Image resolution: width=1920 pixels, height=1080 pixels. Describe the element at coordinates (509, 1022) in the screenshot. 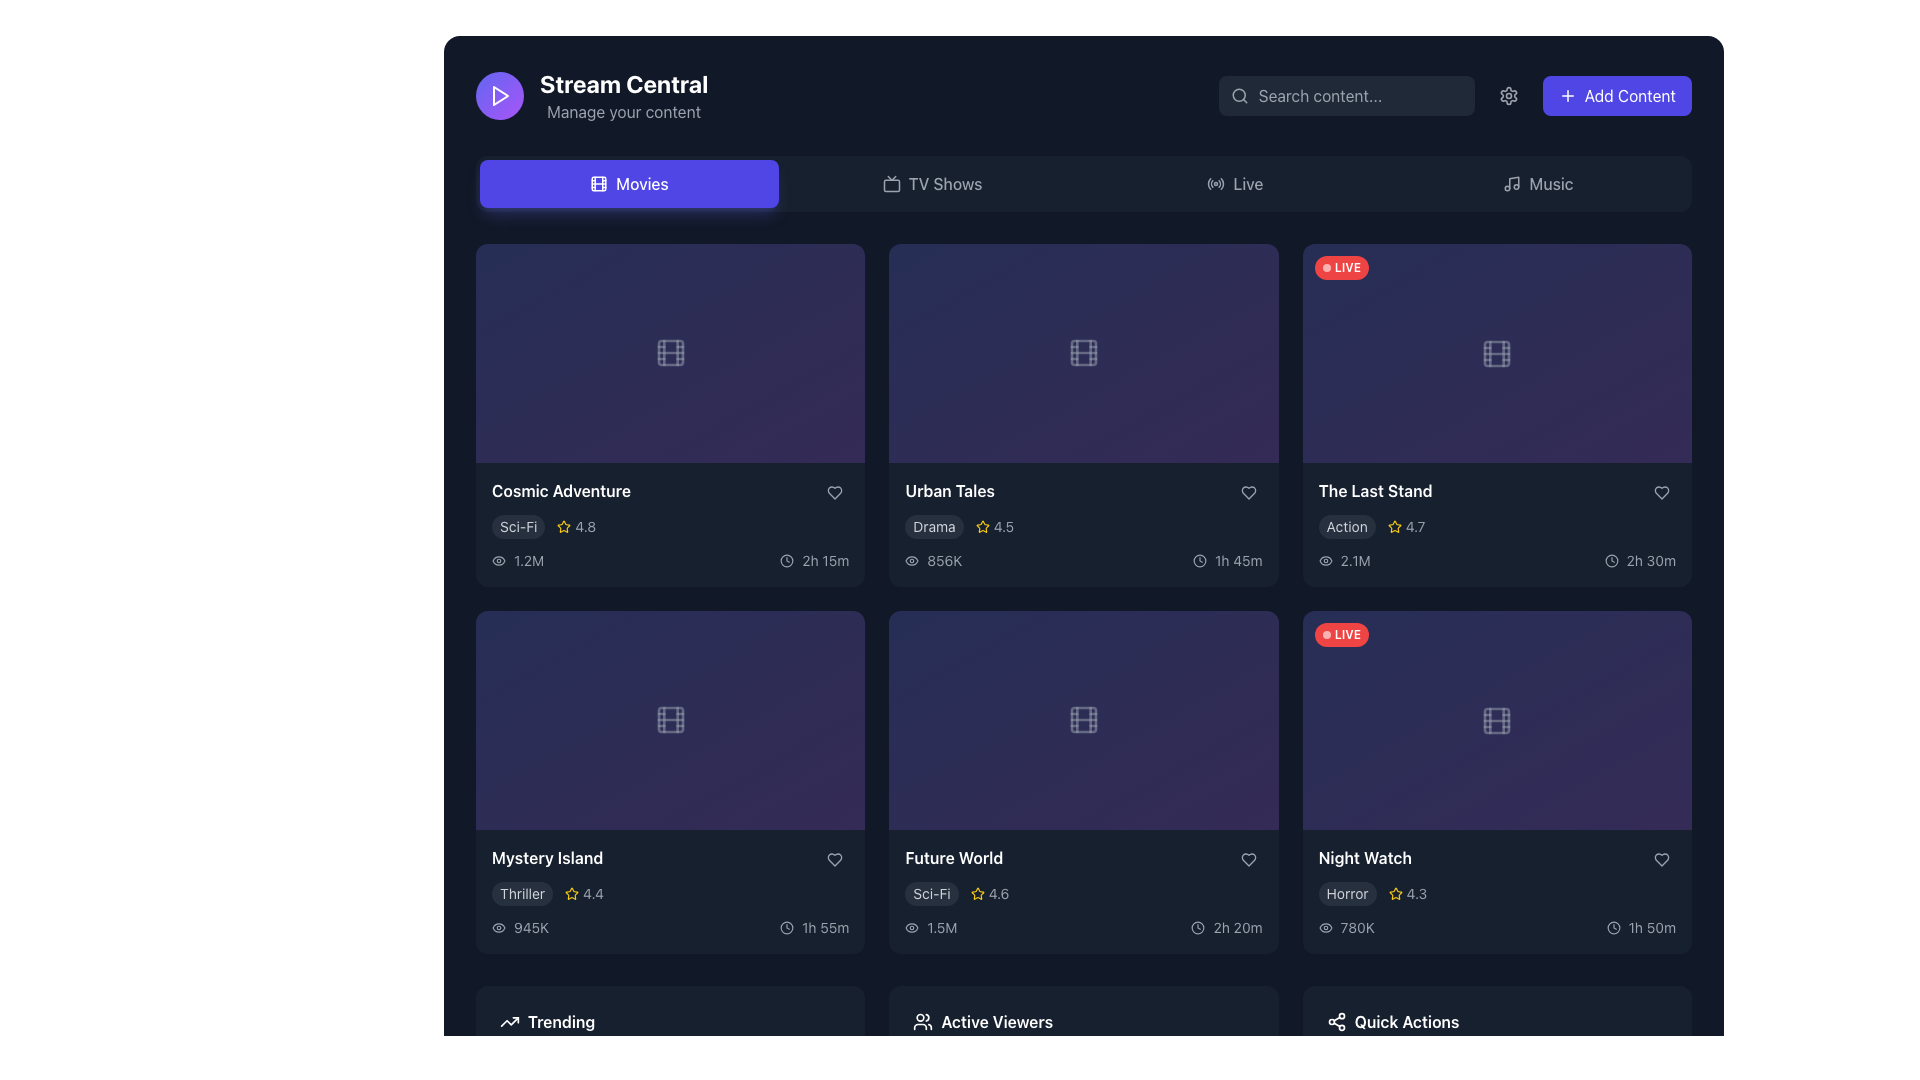

I see `the upward pointing arrow vector icon outlined in white, located to the left of the text label 'Trending' in the bottom-left corner of the interface` at that location.